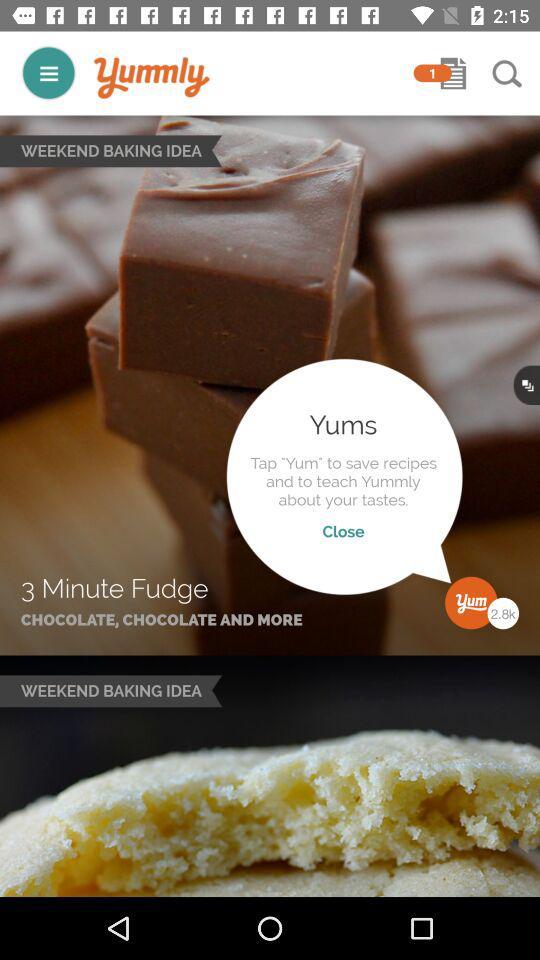  Describe the element at coordinates (453, 73) in the screenshot. I see `messages` at that location.